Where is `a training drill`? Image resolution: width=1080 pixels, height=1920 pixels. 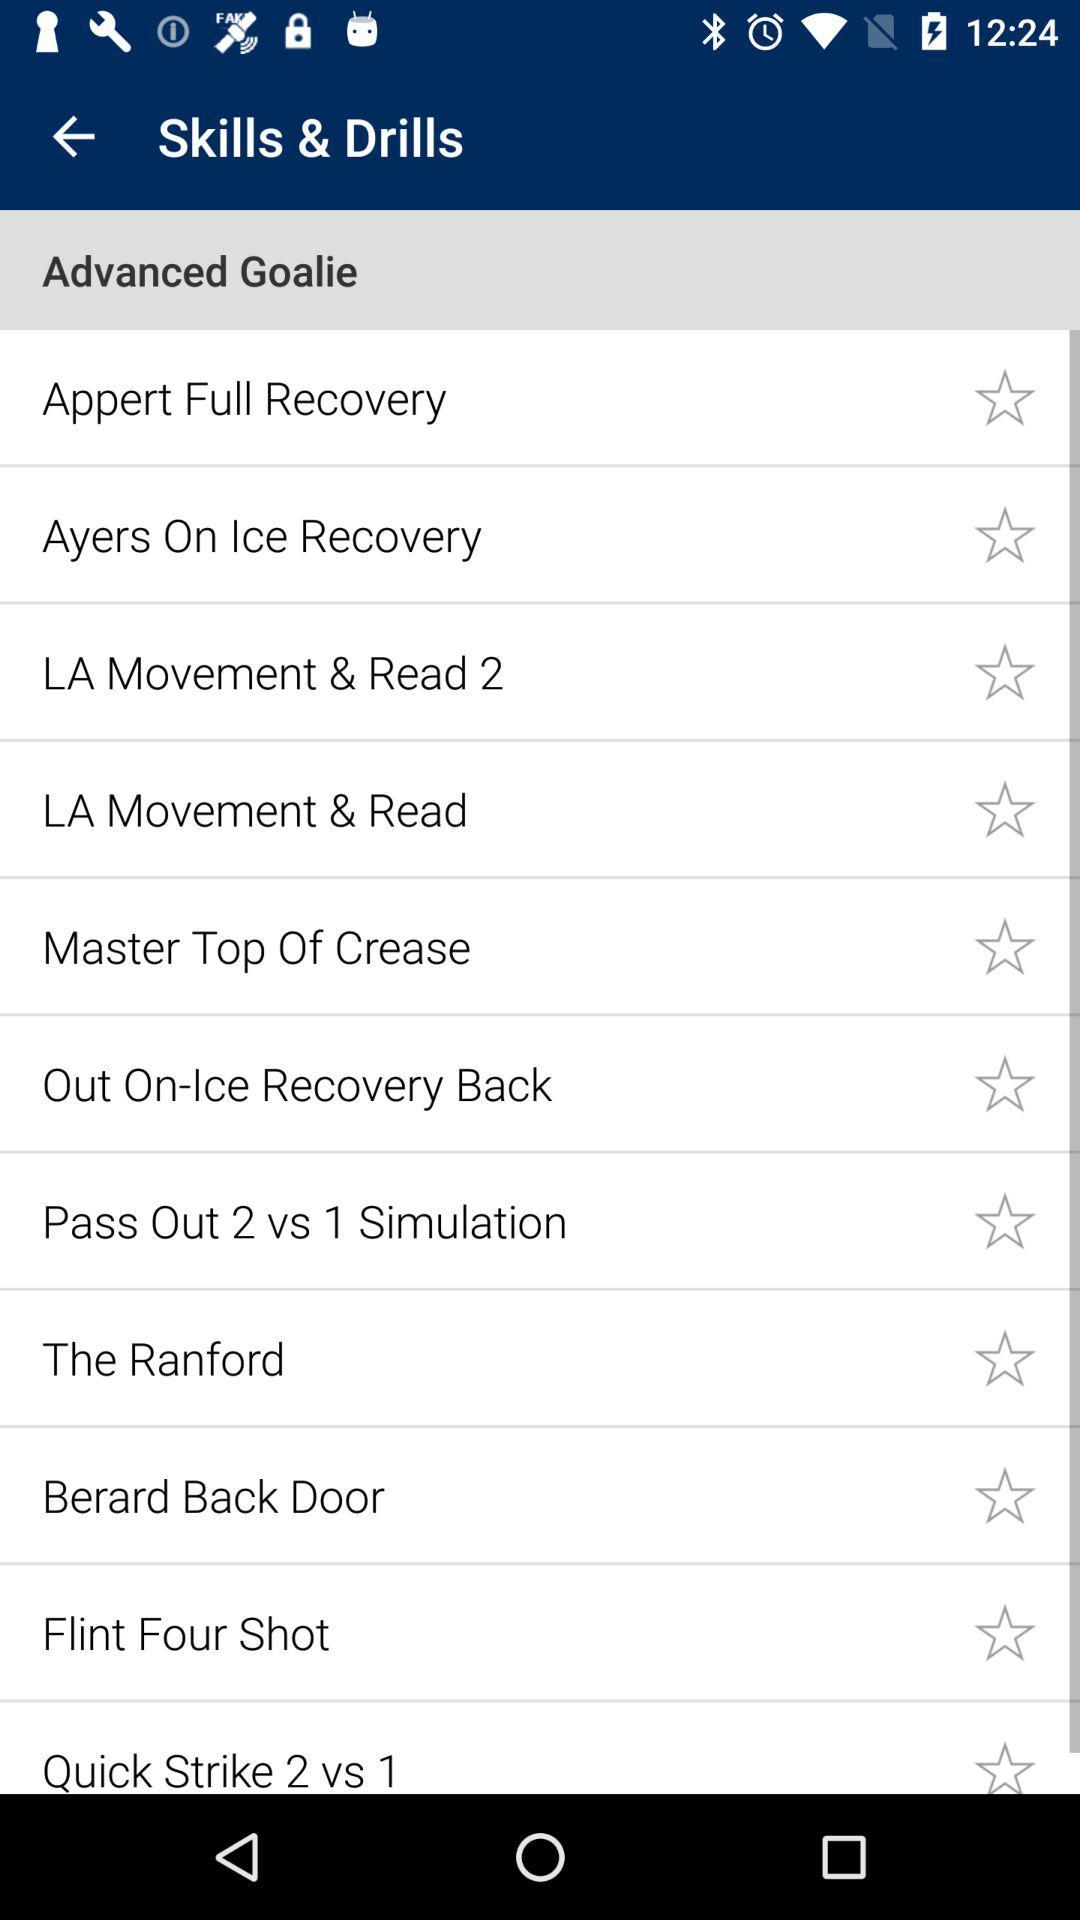 a training drill is located at coordinates (1026, 1494).